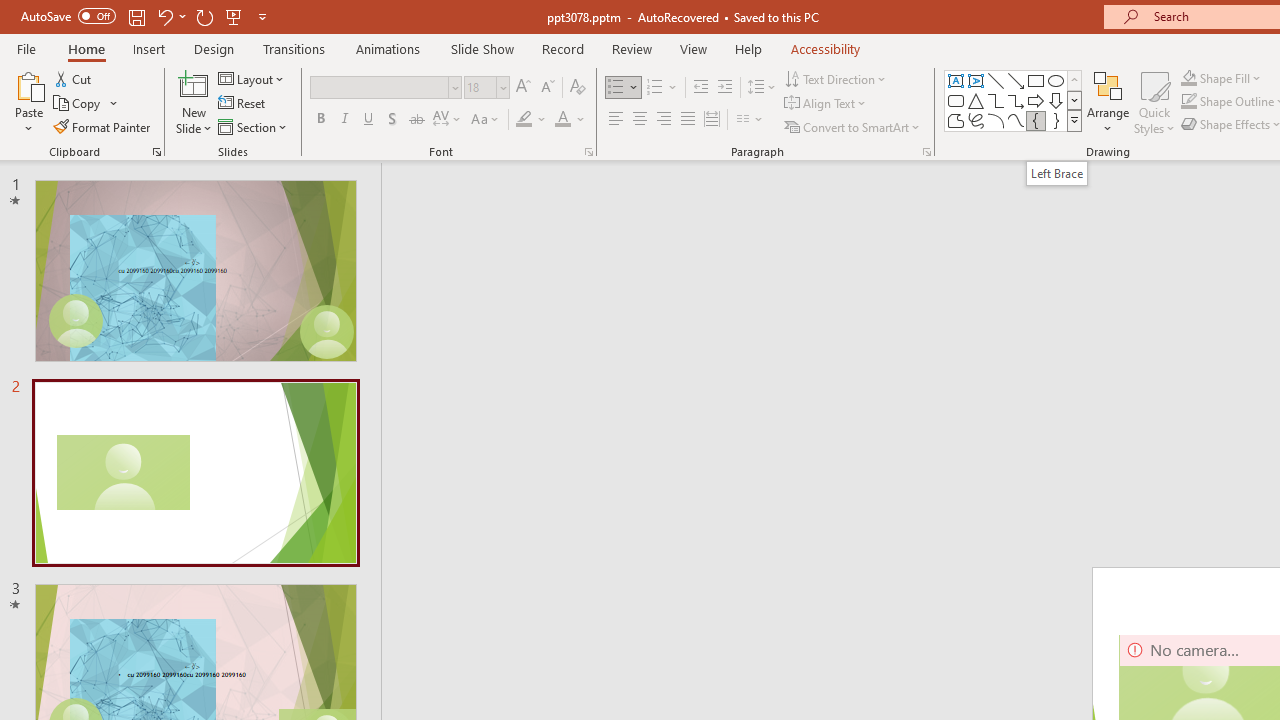 This screenshot has height=720, width=1280. Describe the element at coordinates (688, 119) in the screenshot. I see `'Justify'` at that location.